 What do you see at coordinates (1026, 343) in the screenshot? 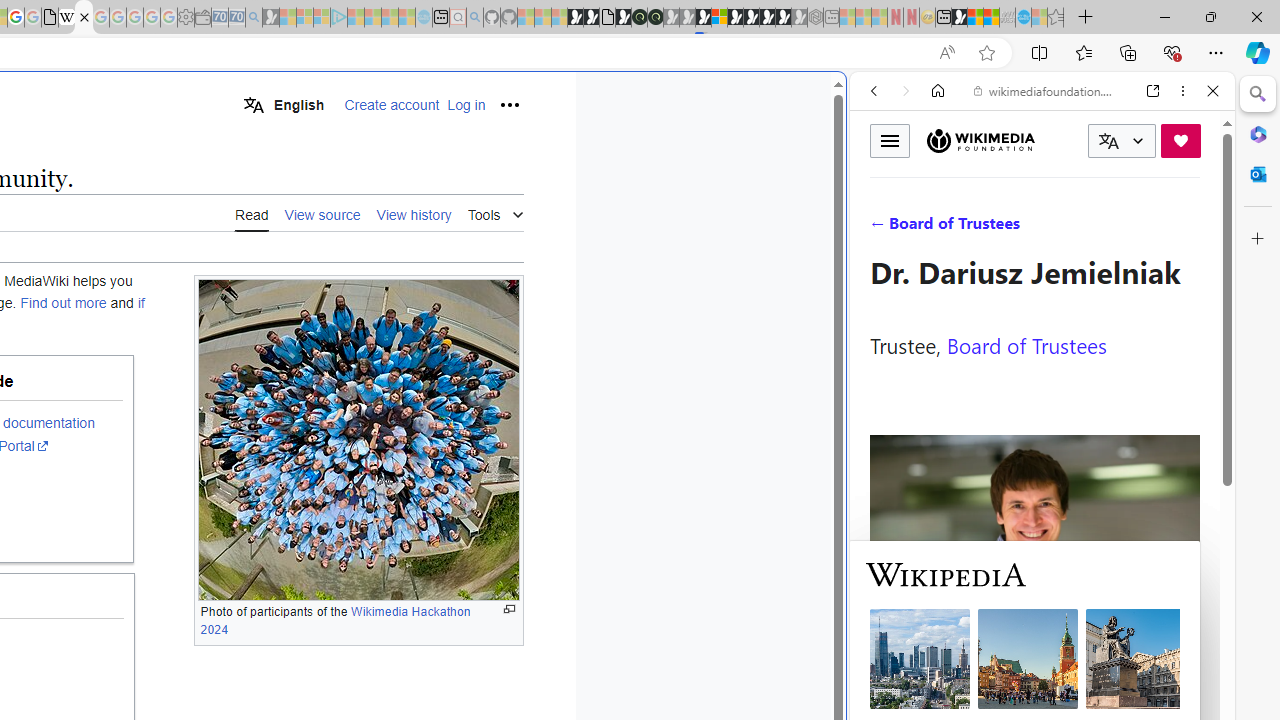
I see `'Board of Trustees'` at bounding box center [1026, 343].